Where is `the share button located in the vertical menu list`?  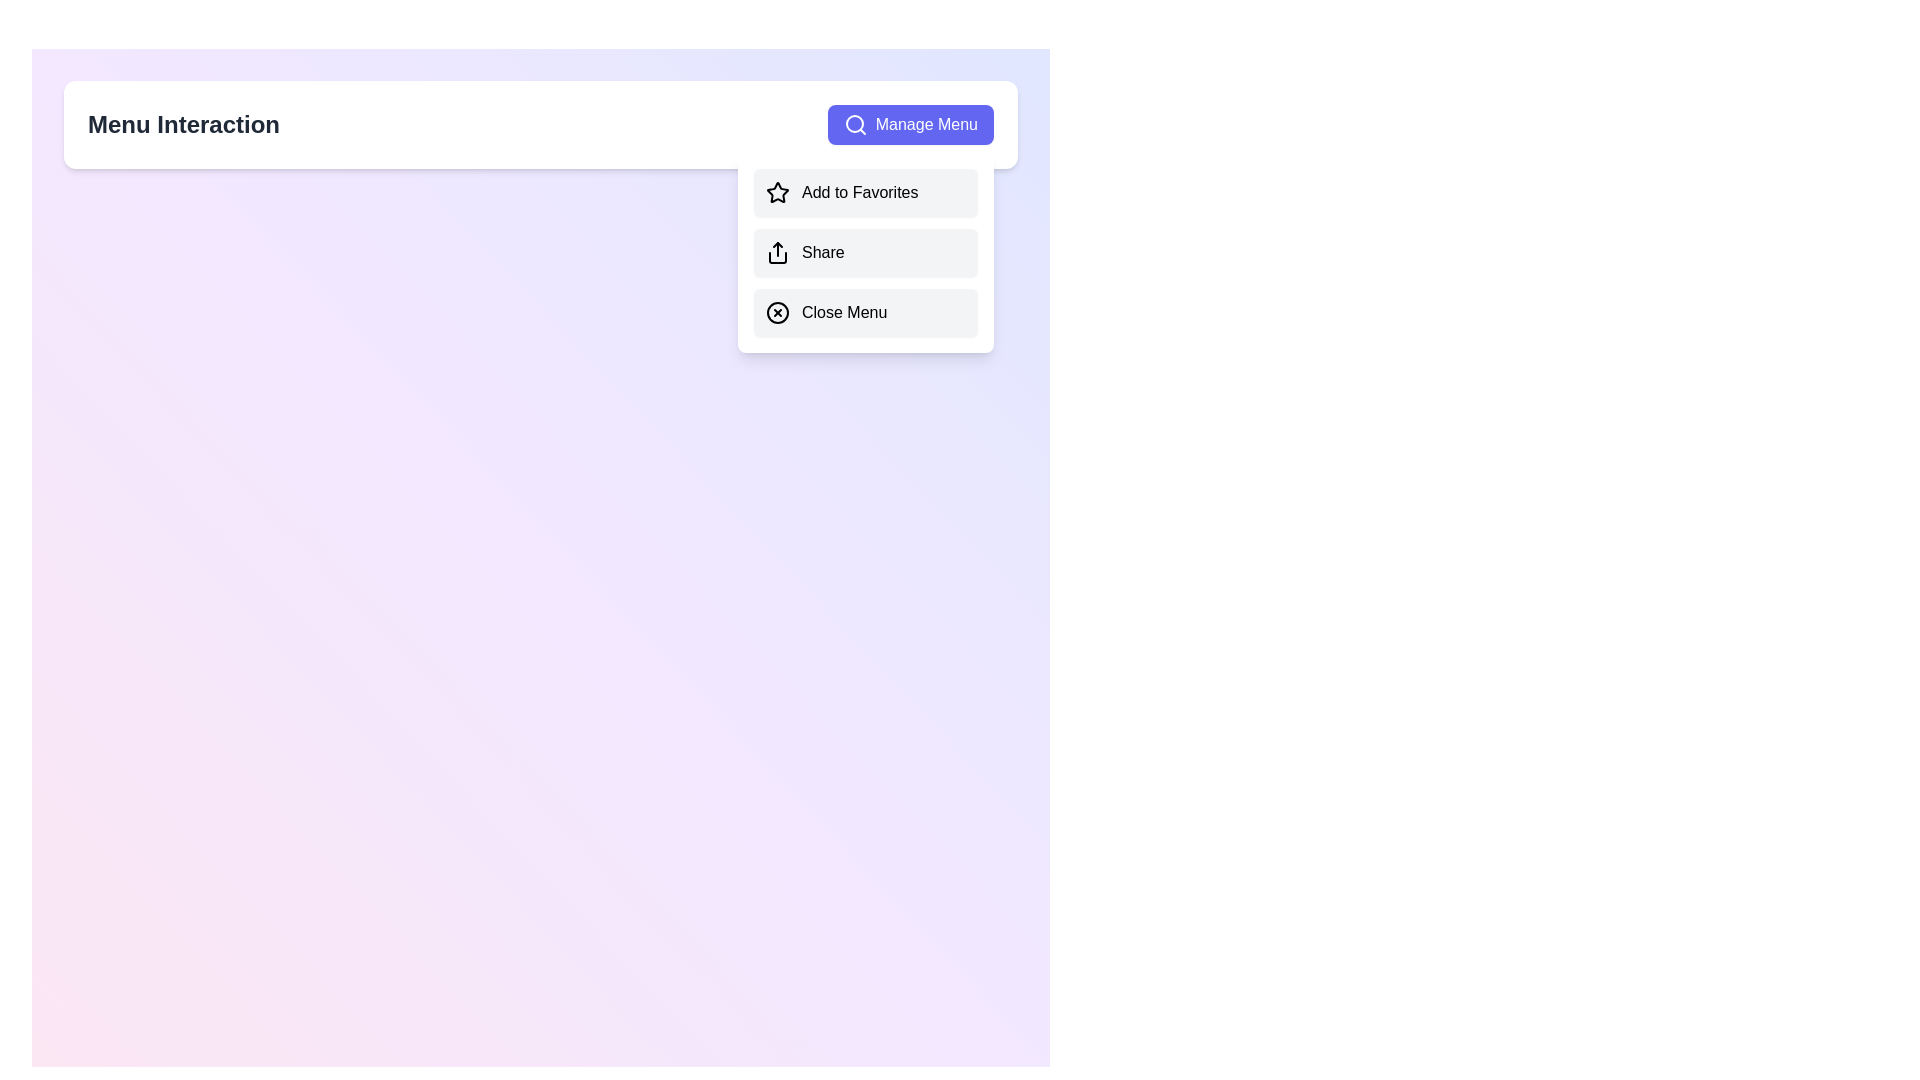 the share button located in the vertical menu list is located at coordinates (865, 252).